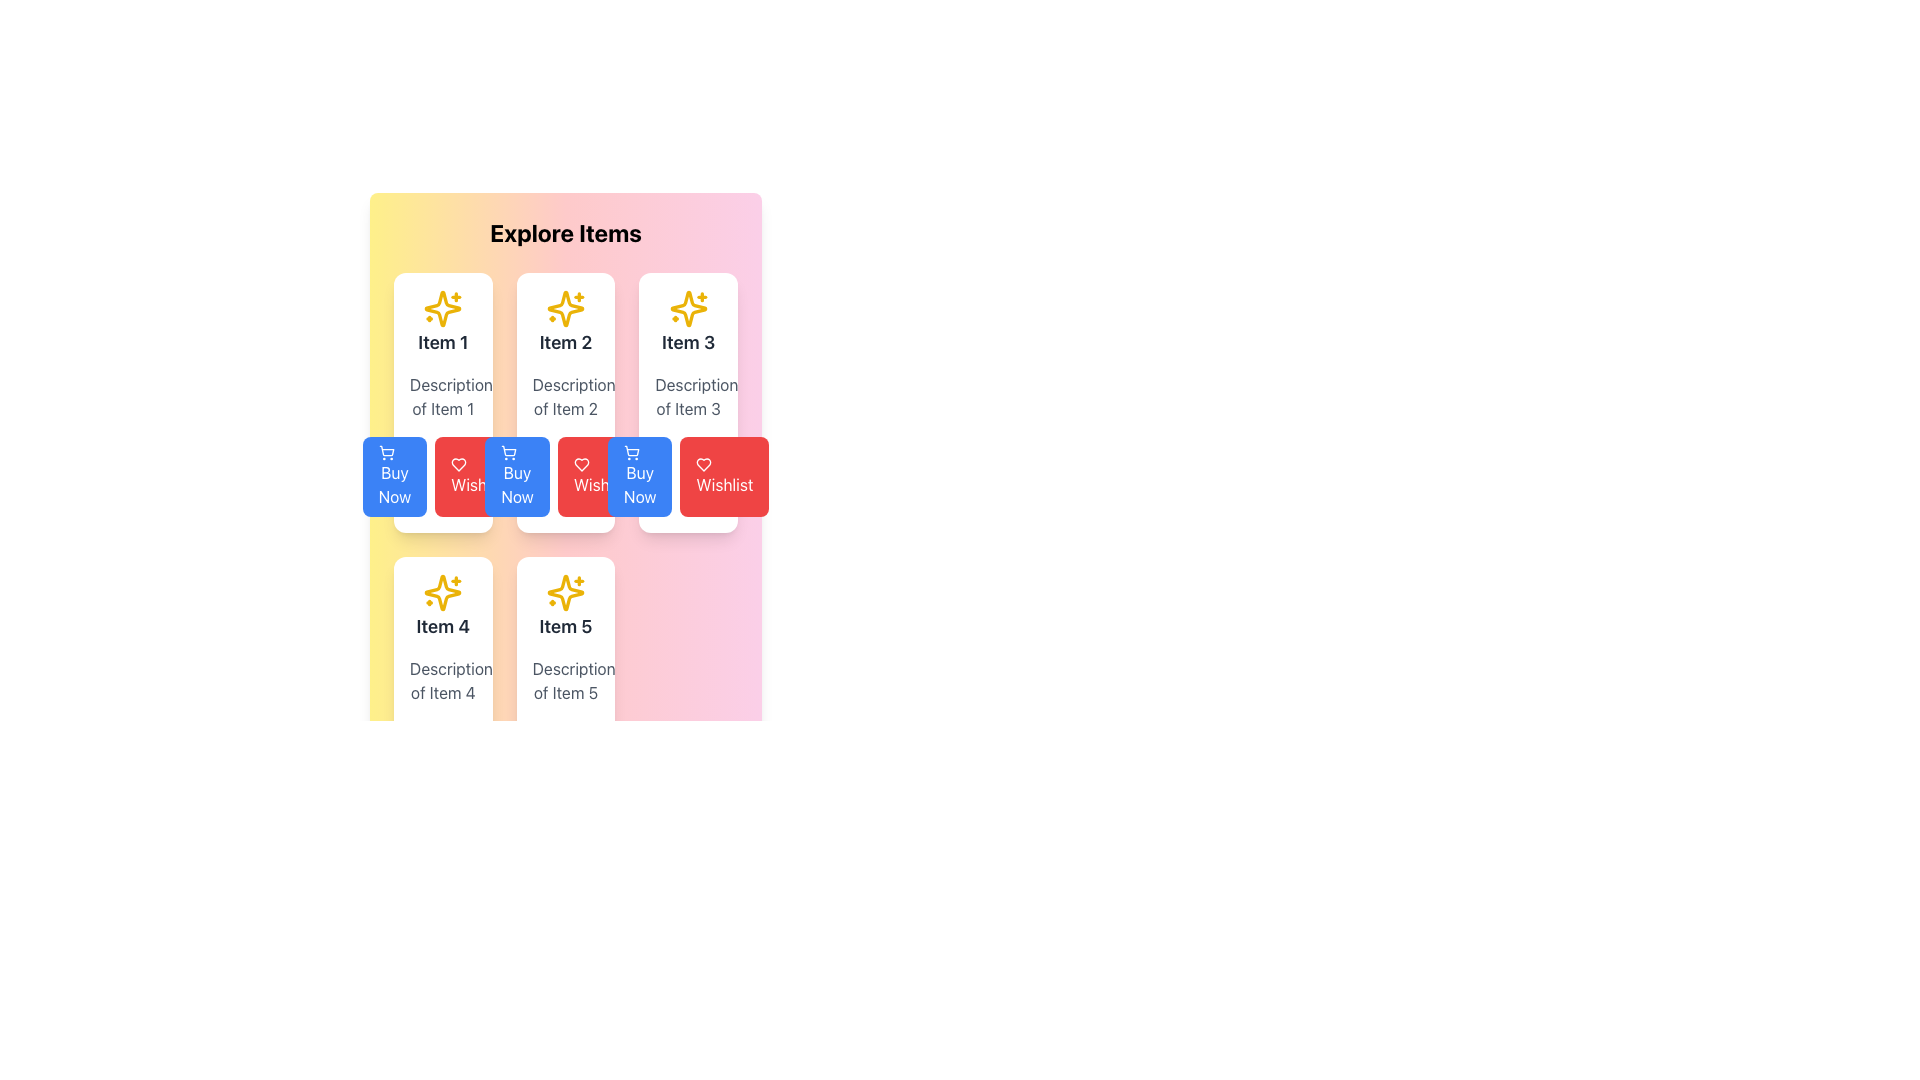 This screenshot has width=1920, height=1080. What do you see at coordinates (394, 477) in the screenshot?
I see `the 'Buy Now' button with a blue background and white text` at bounding box center [394, 477].